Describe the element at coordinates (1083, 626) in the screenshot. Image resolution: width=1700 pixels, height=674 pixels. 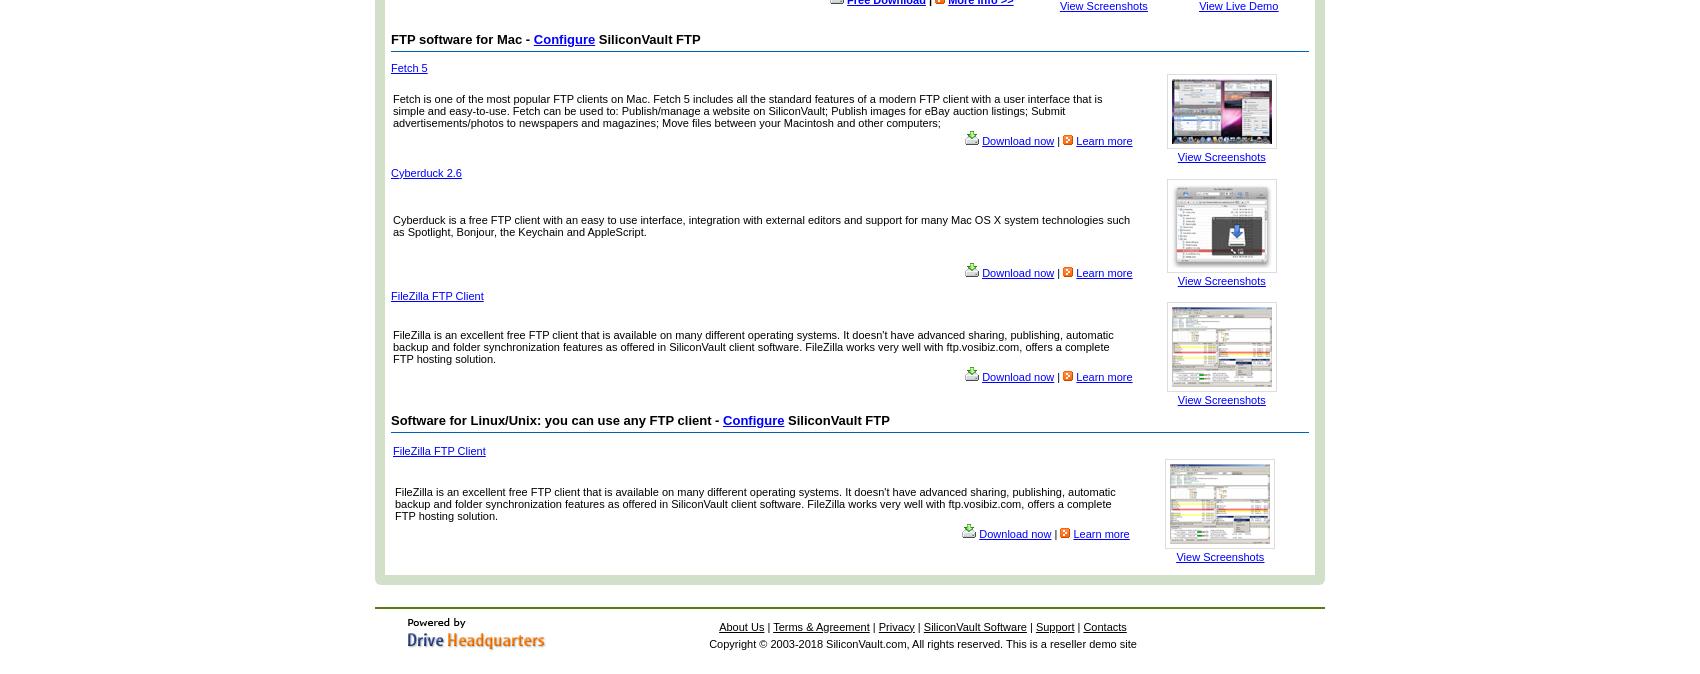
I see `'Contacts'` at that location.